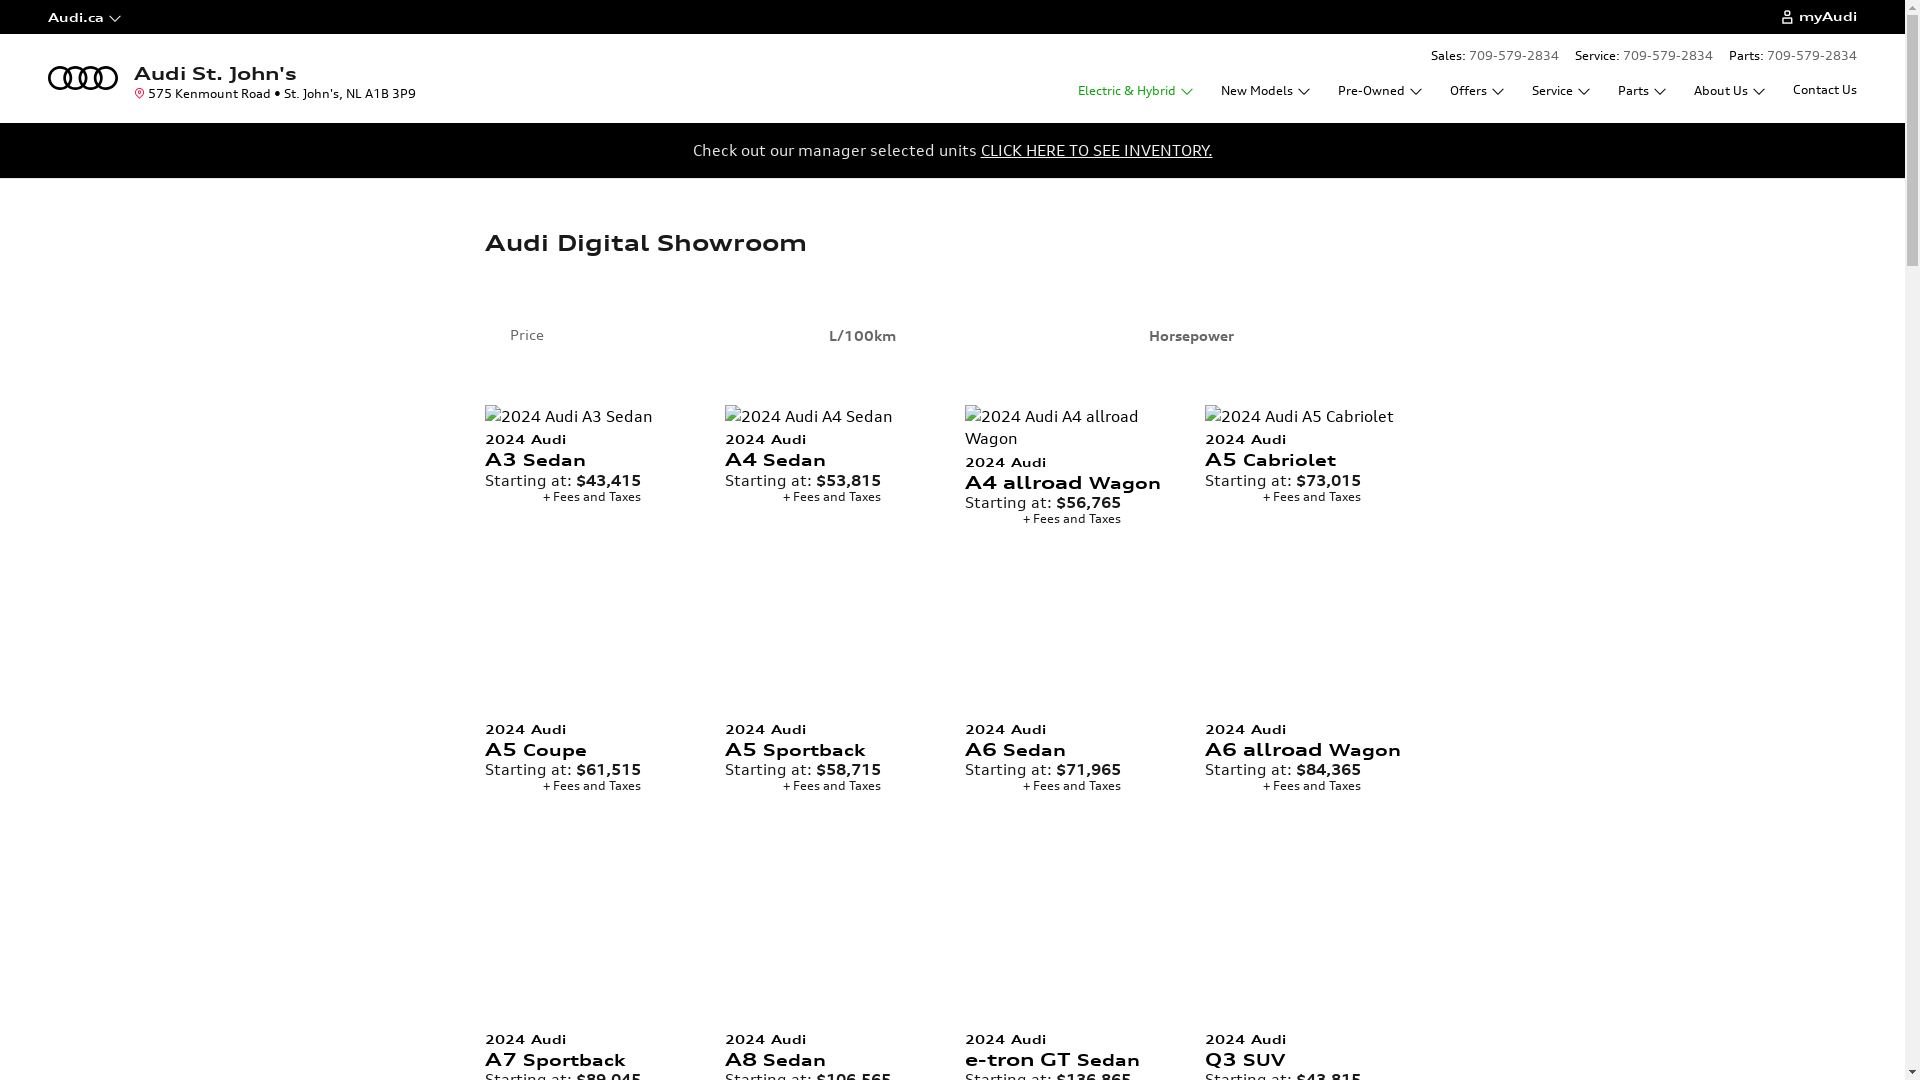 The width and height of the screenshot is (1920, 1080). What do you see at coordinates (272, 92) in the screenshot?
I see `'575 Kenmount Road` at bounding box center [272, 92].